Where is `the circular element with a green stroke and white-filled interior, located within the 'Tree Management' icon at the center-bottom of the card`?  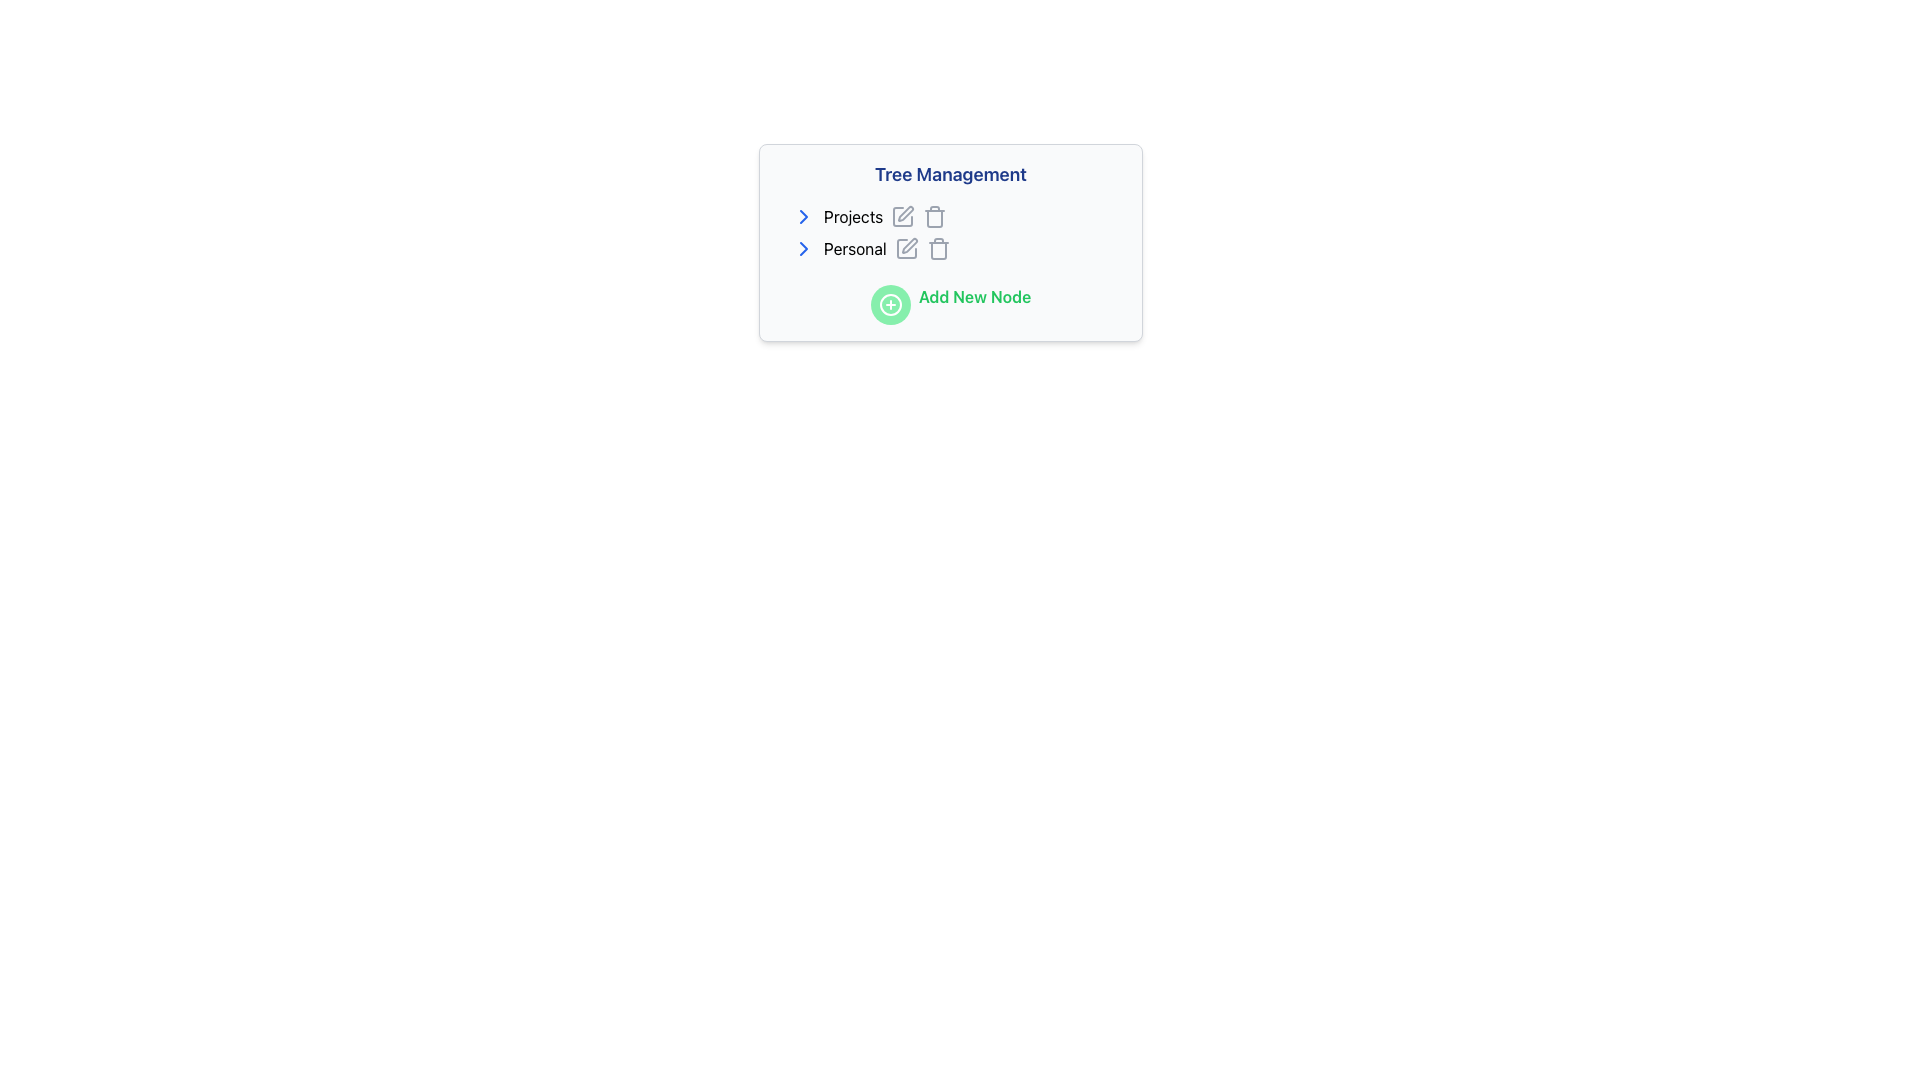 the circular element with a green stroke and white-filled interior, located within the 'Tree Management' icon at the center-bottom of the card is located at coordinates (889, 304).